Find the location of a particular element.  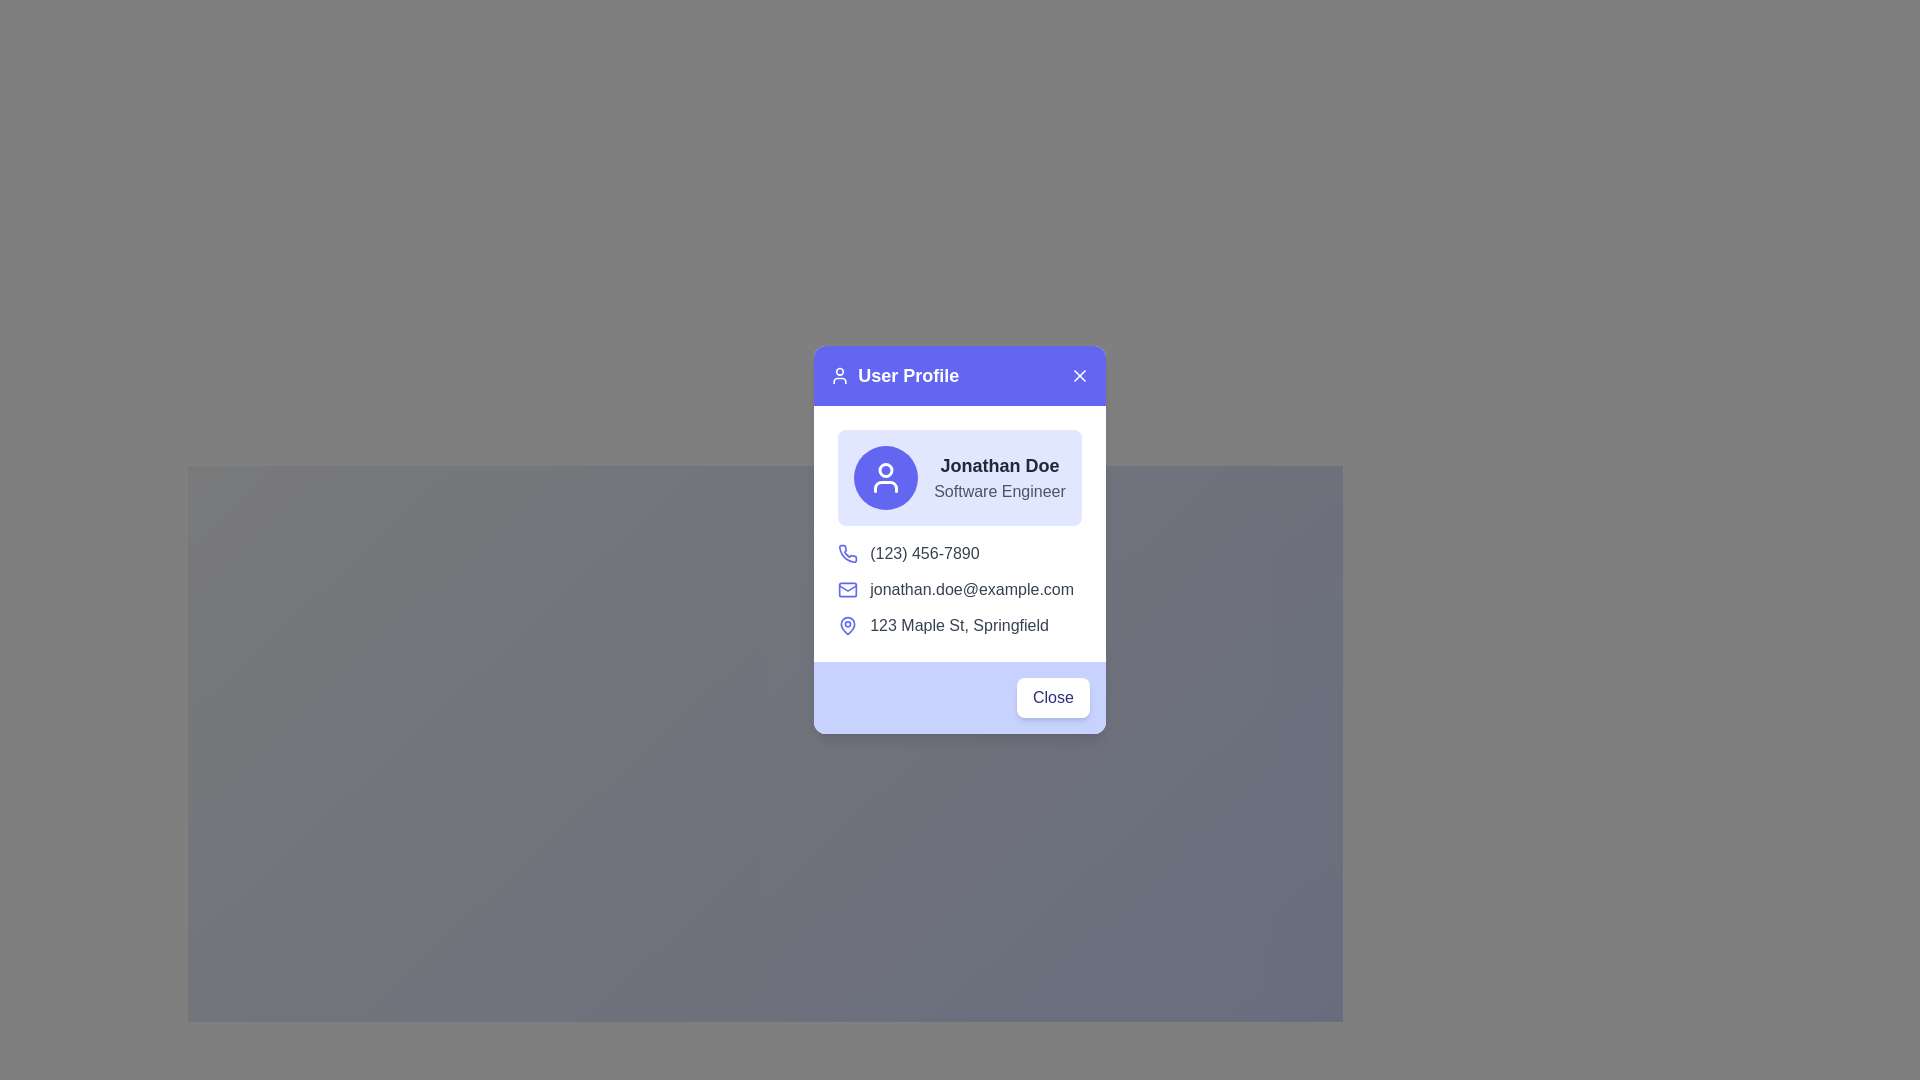

decorative graphic envelope icon element located in the user profile card using developer tools is located at coordinates (848, 589).